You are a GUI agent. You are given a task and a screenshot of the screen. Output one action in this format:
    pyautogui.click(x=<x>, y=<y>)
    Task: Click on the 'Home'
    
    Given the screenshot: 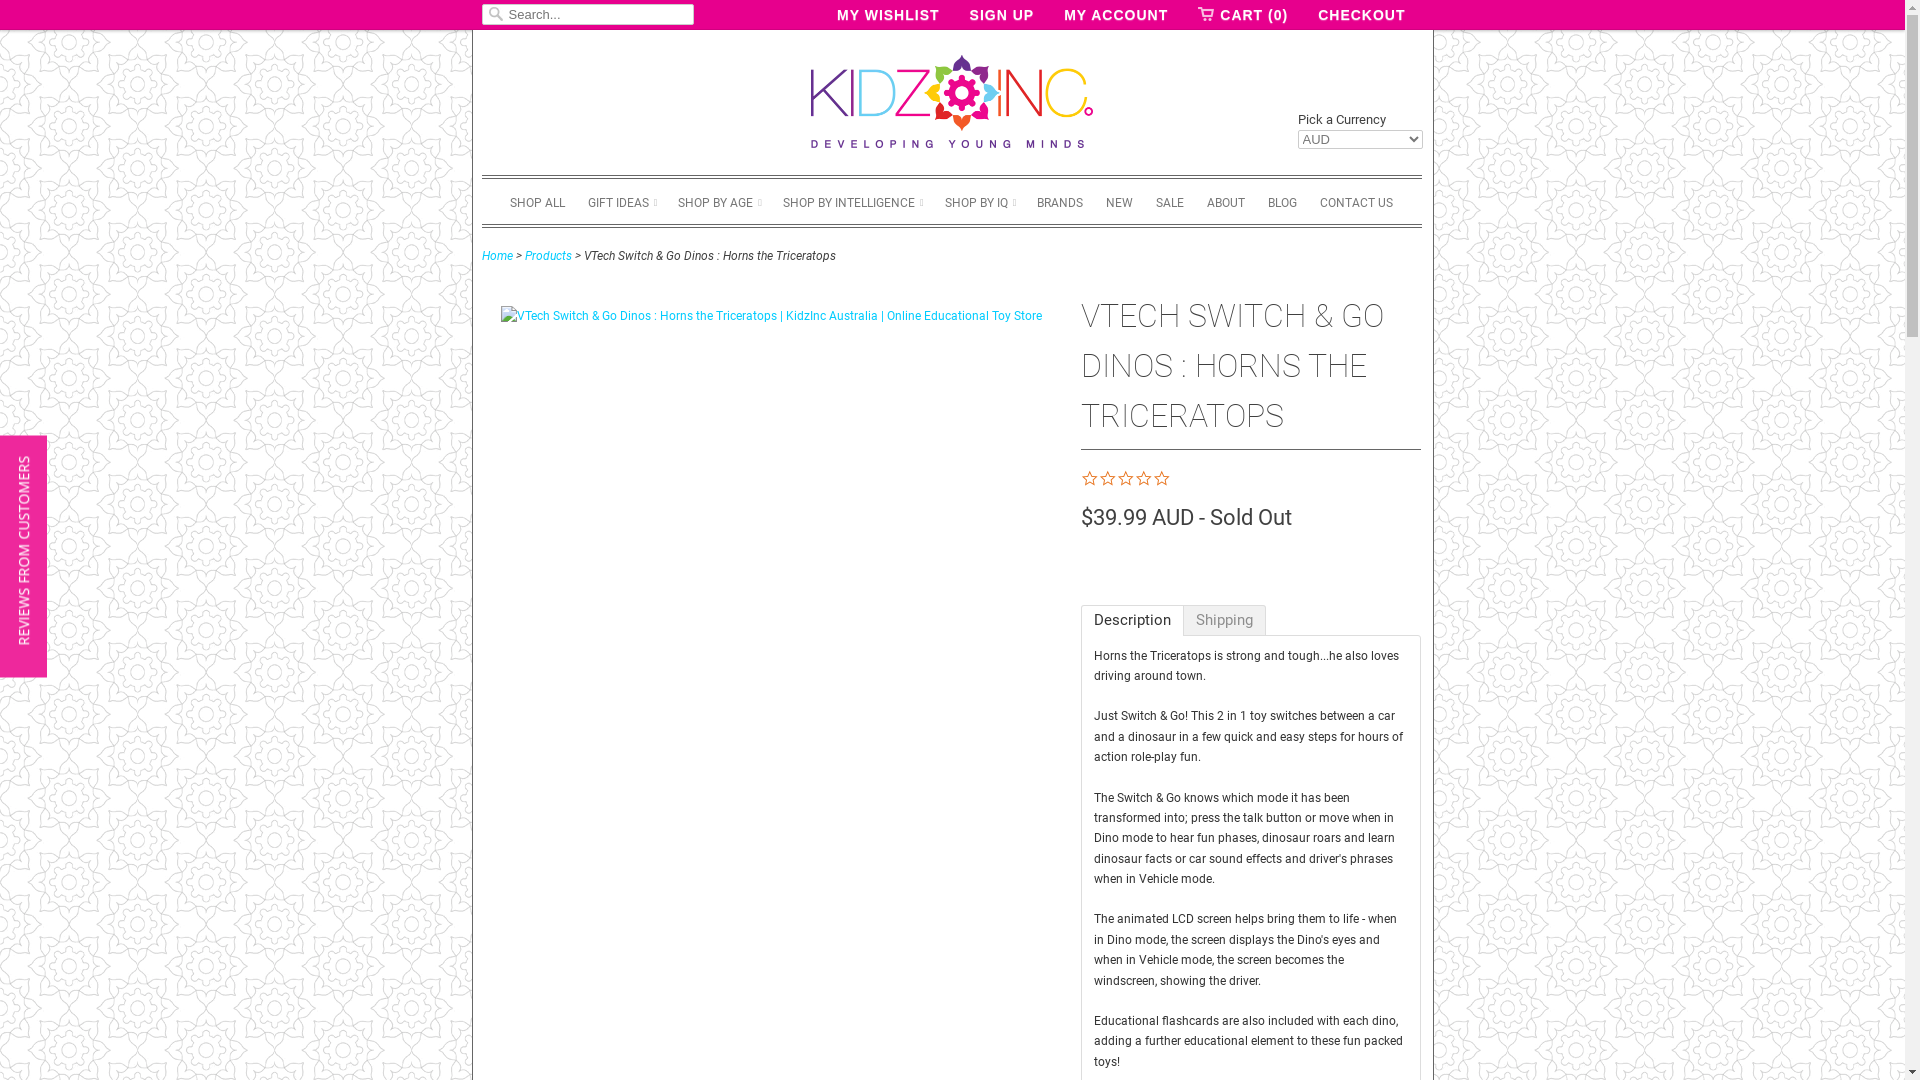 What is the action you would take?
    pyautogui.click(x=497, y=253)
    